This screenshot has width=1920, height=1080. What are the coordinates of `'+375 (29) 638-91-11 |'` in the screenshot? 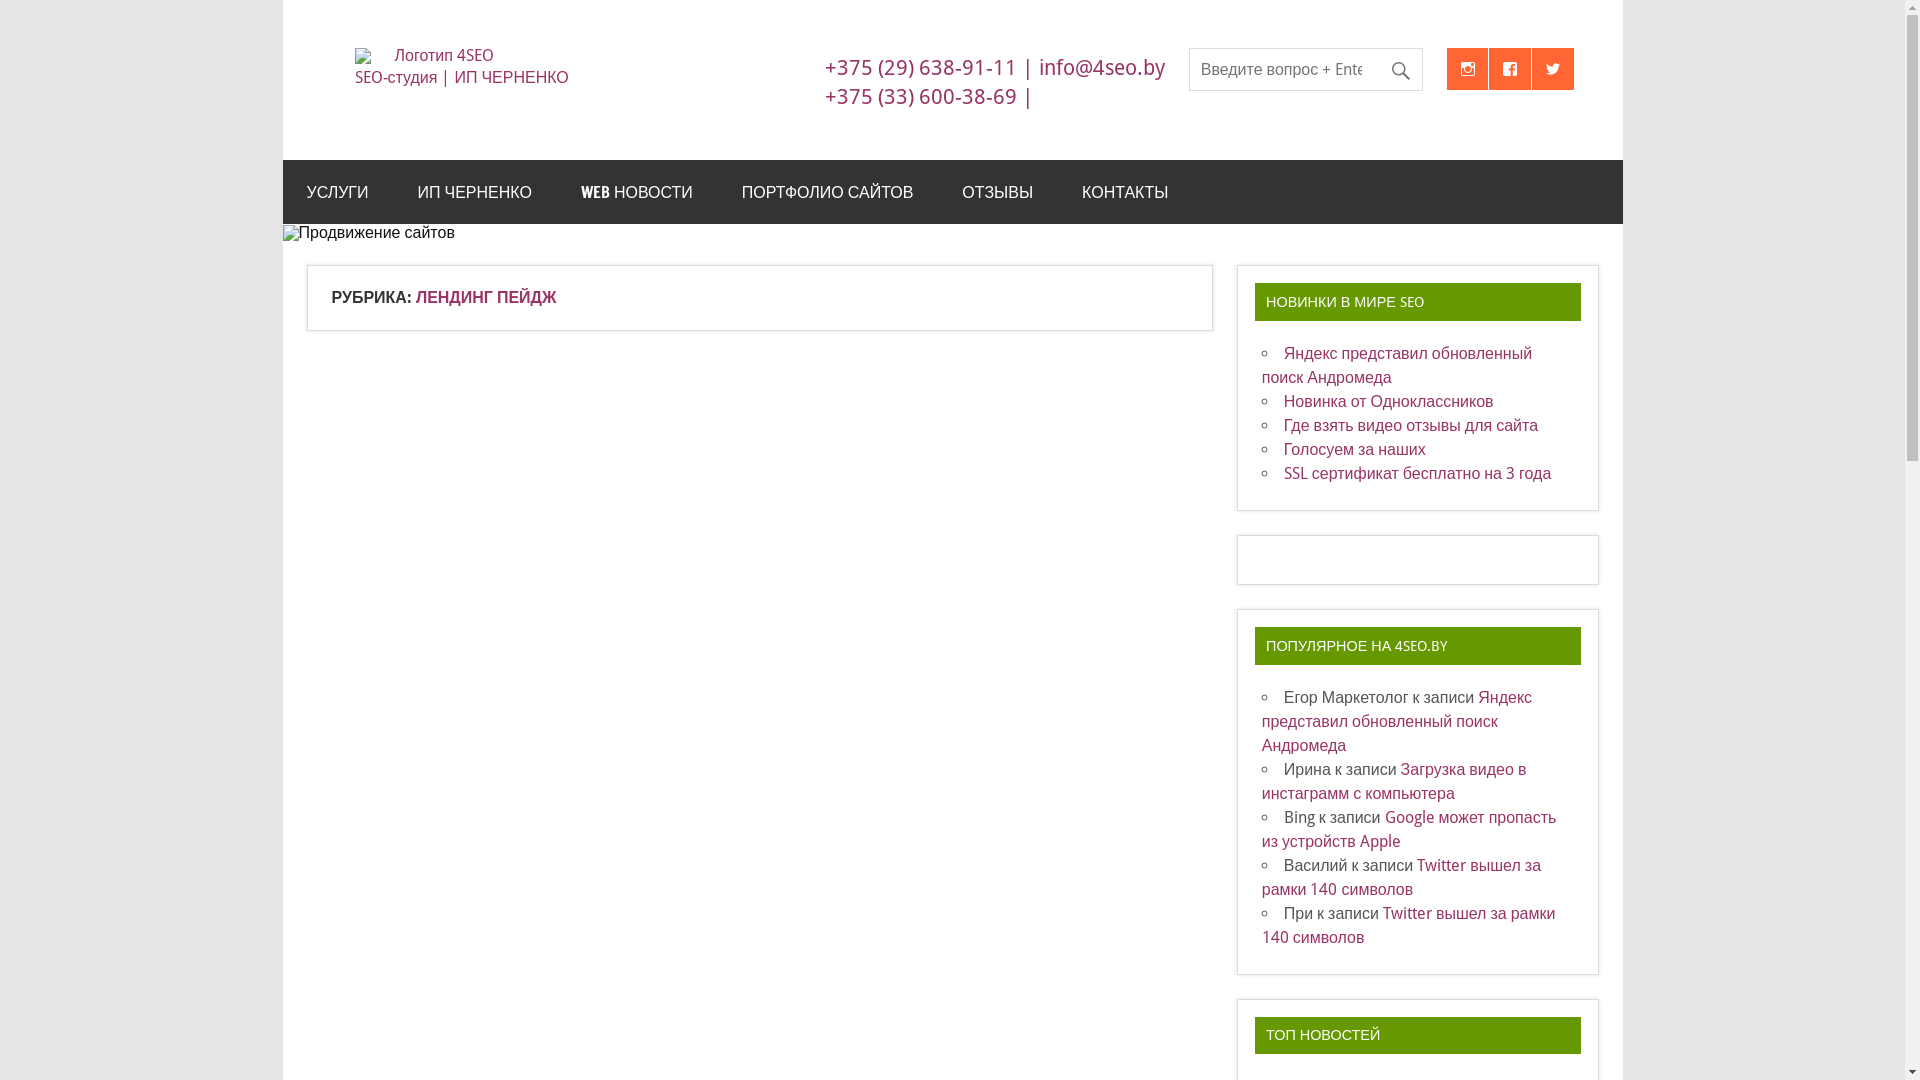 It's located at (928, 67).